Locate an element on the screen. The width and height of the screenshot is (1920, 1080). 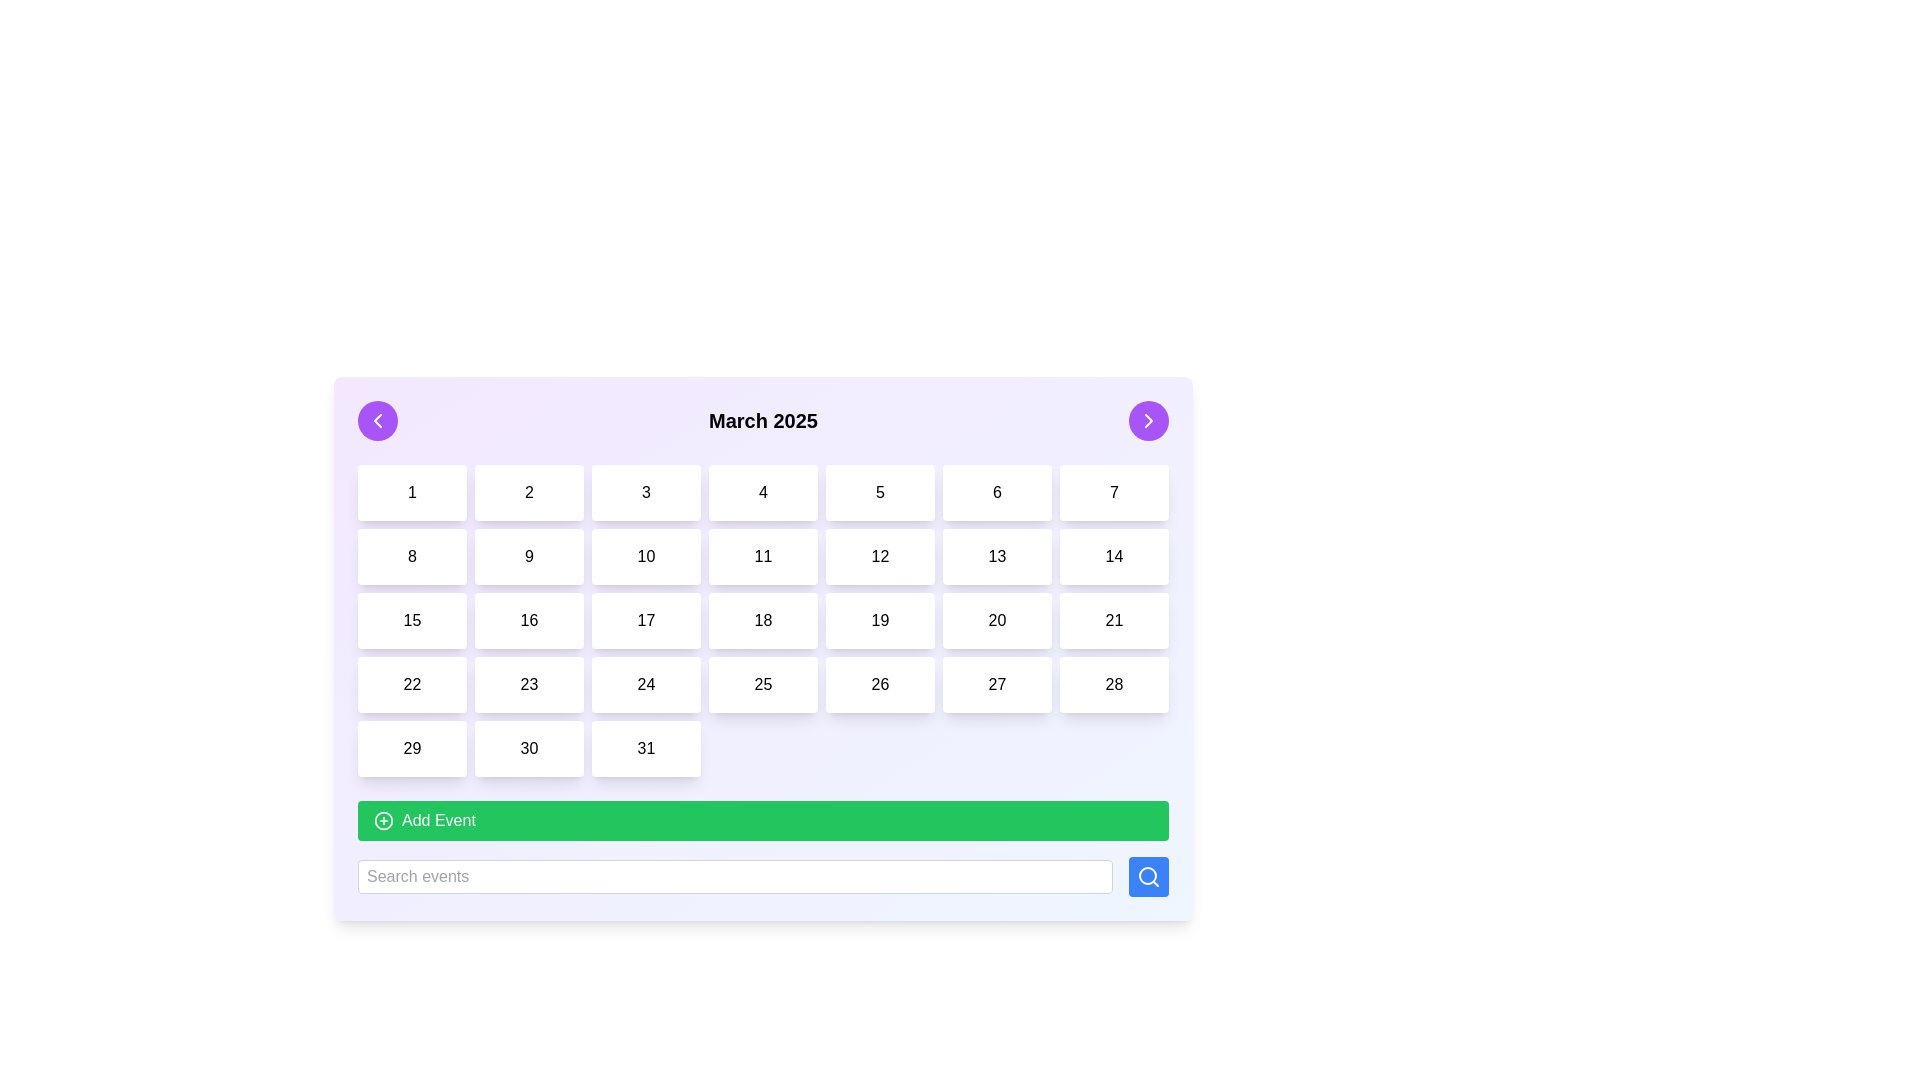
the clickable calendar day tile displaying the number '9', located in the second row and second column of the calendar grid is located at coordinates (529, 556).